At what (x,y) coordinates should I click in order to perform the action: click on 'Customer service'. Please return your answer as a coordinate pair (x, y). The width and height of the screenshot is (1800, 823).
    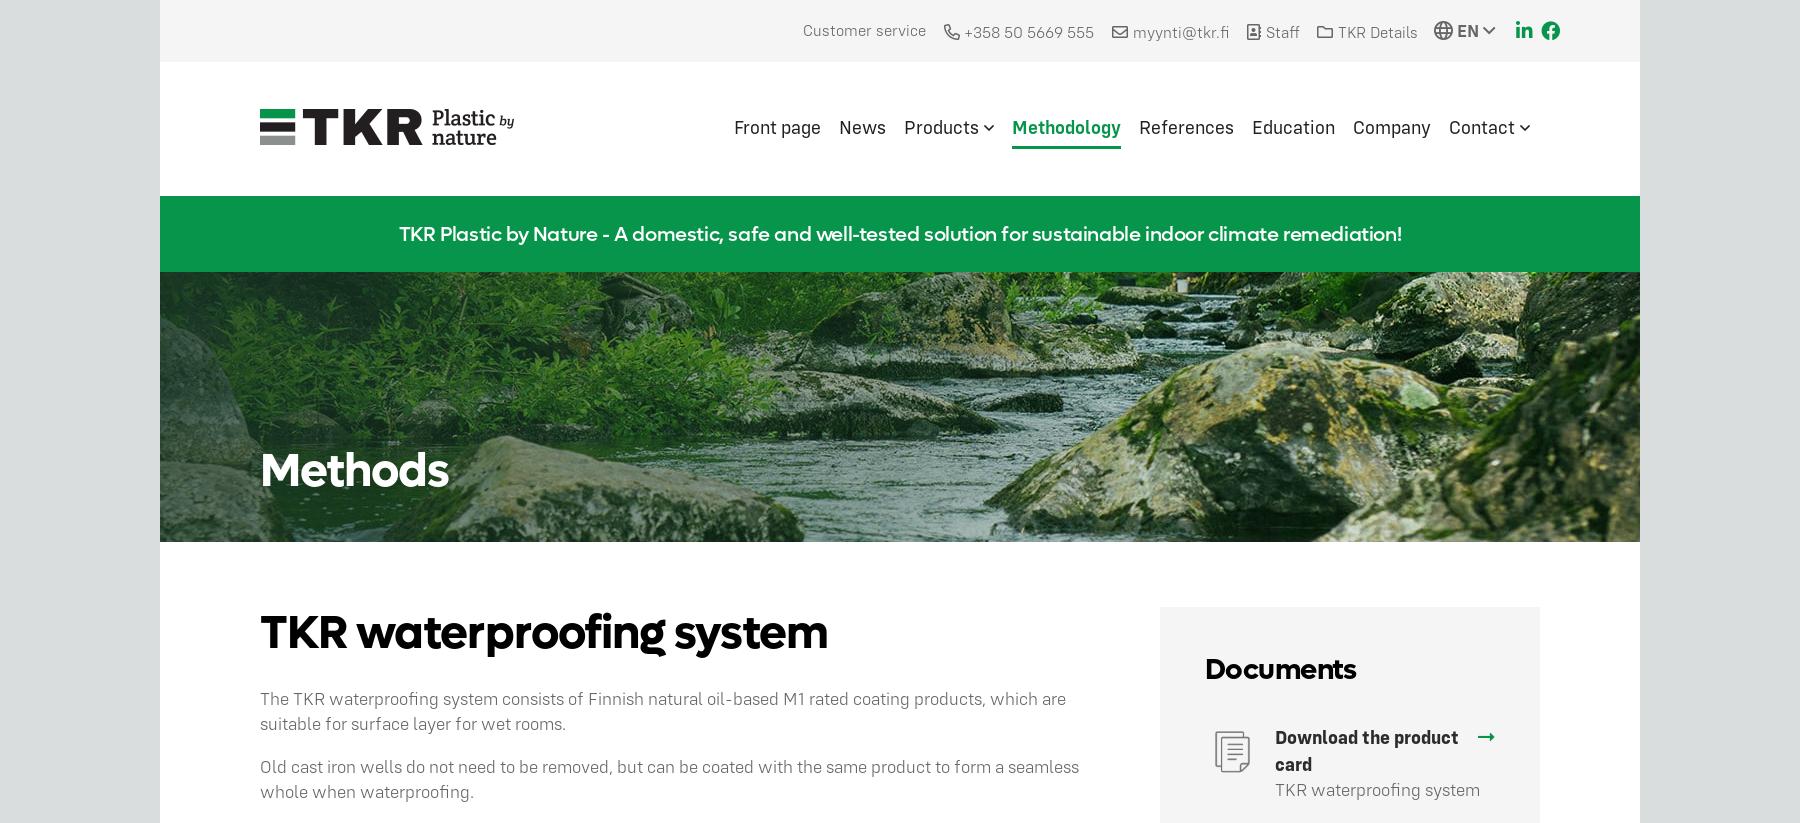
    Looking at the image, I should click on (863, 29).